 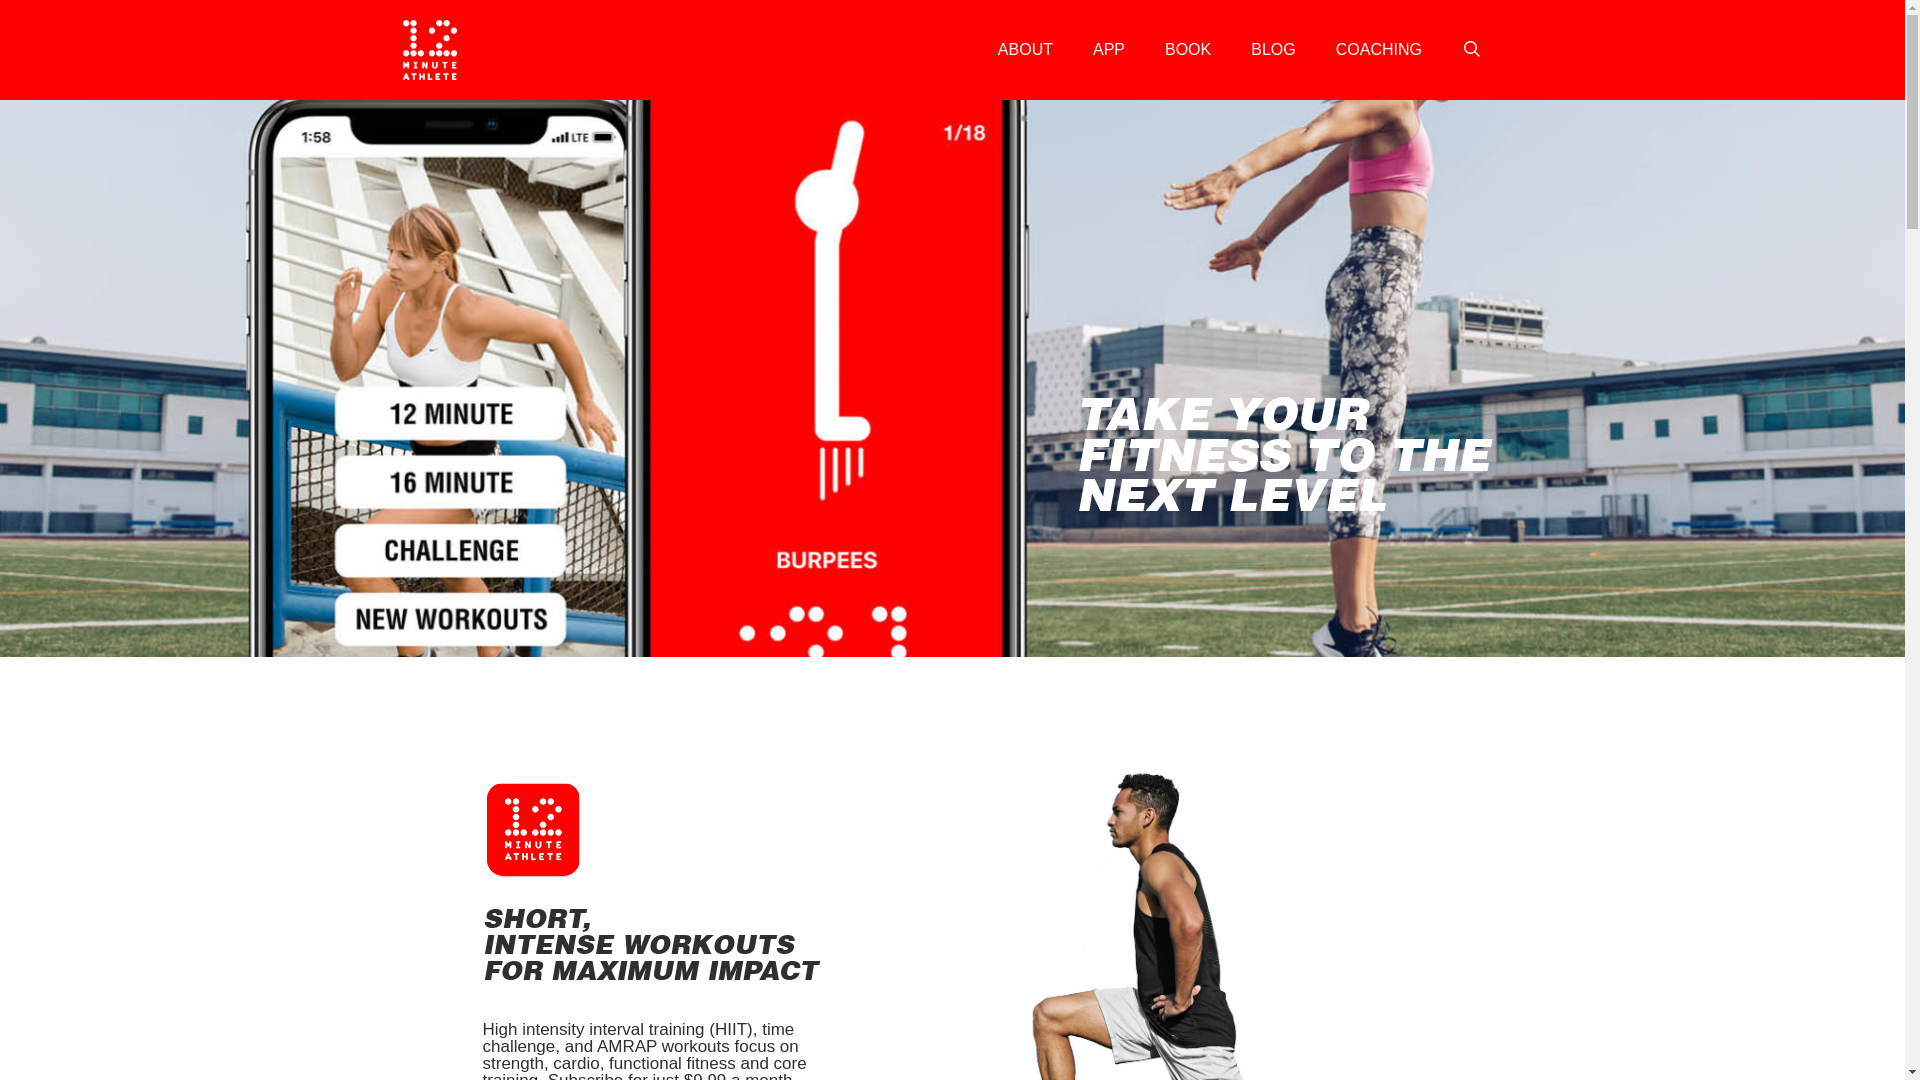 I want to click on '12 Minute Athlete', so click(x=428, y=49).